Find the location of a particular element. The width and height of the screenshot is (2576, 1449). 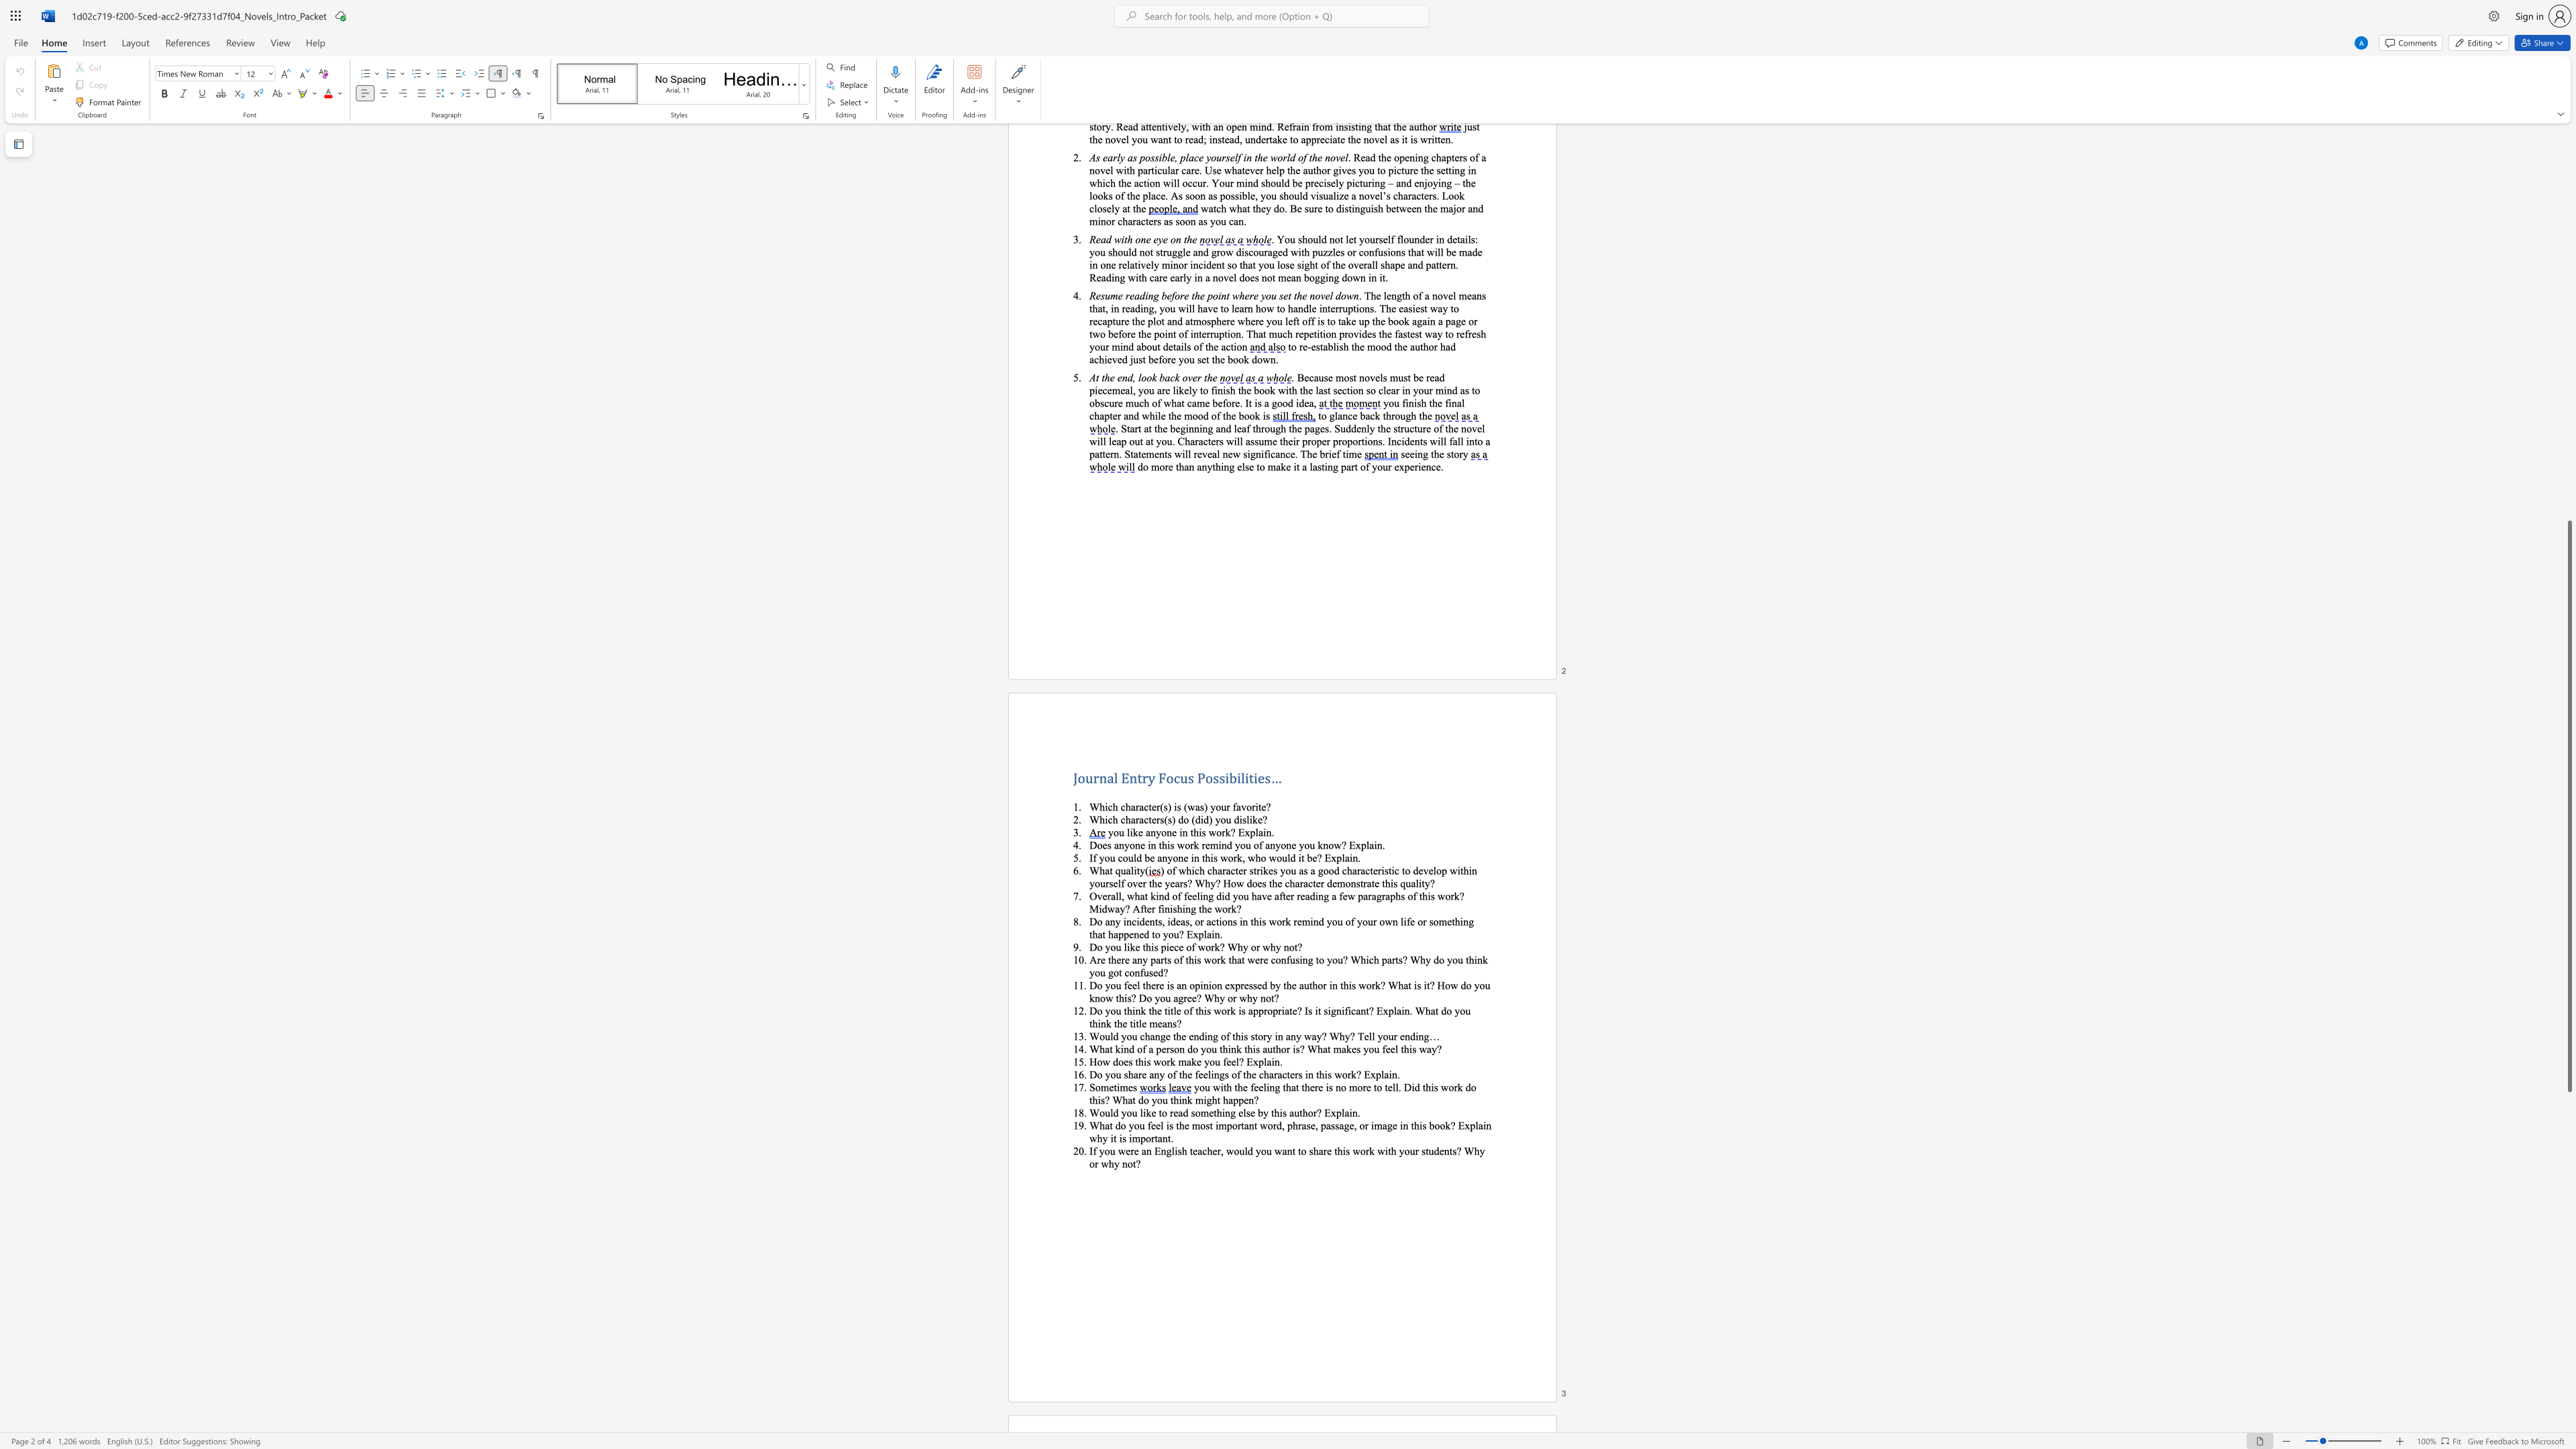

the 3th character "l" in the text is located at coordinates (1342, 857).